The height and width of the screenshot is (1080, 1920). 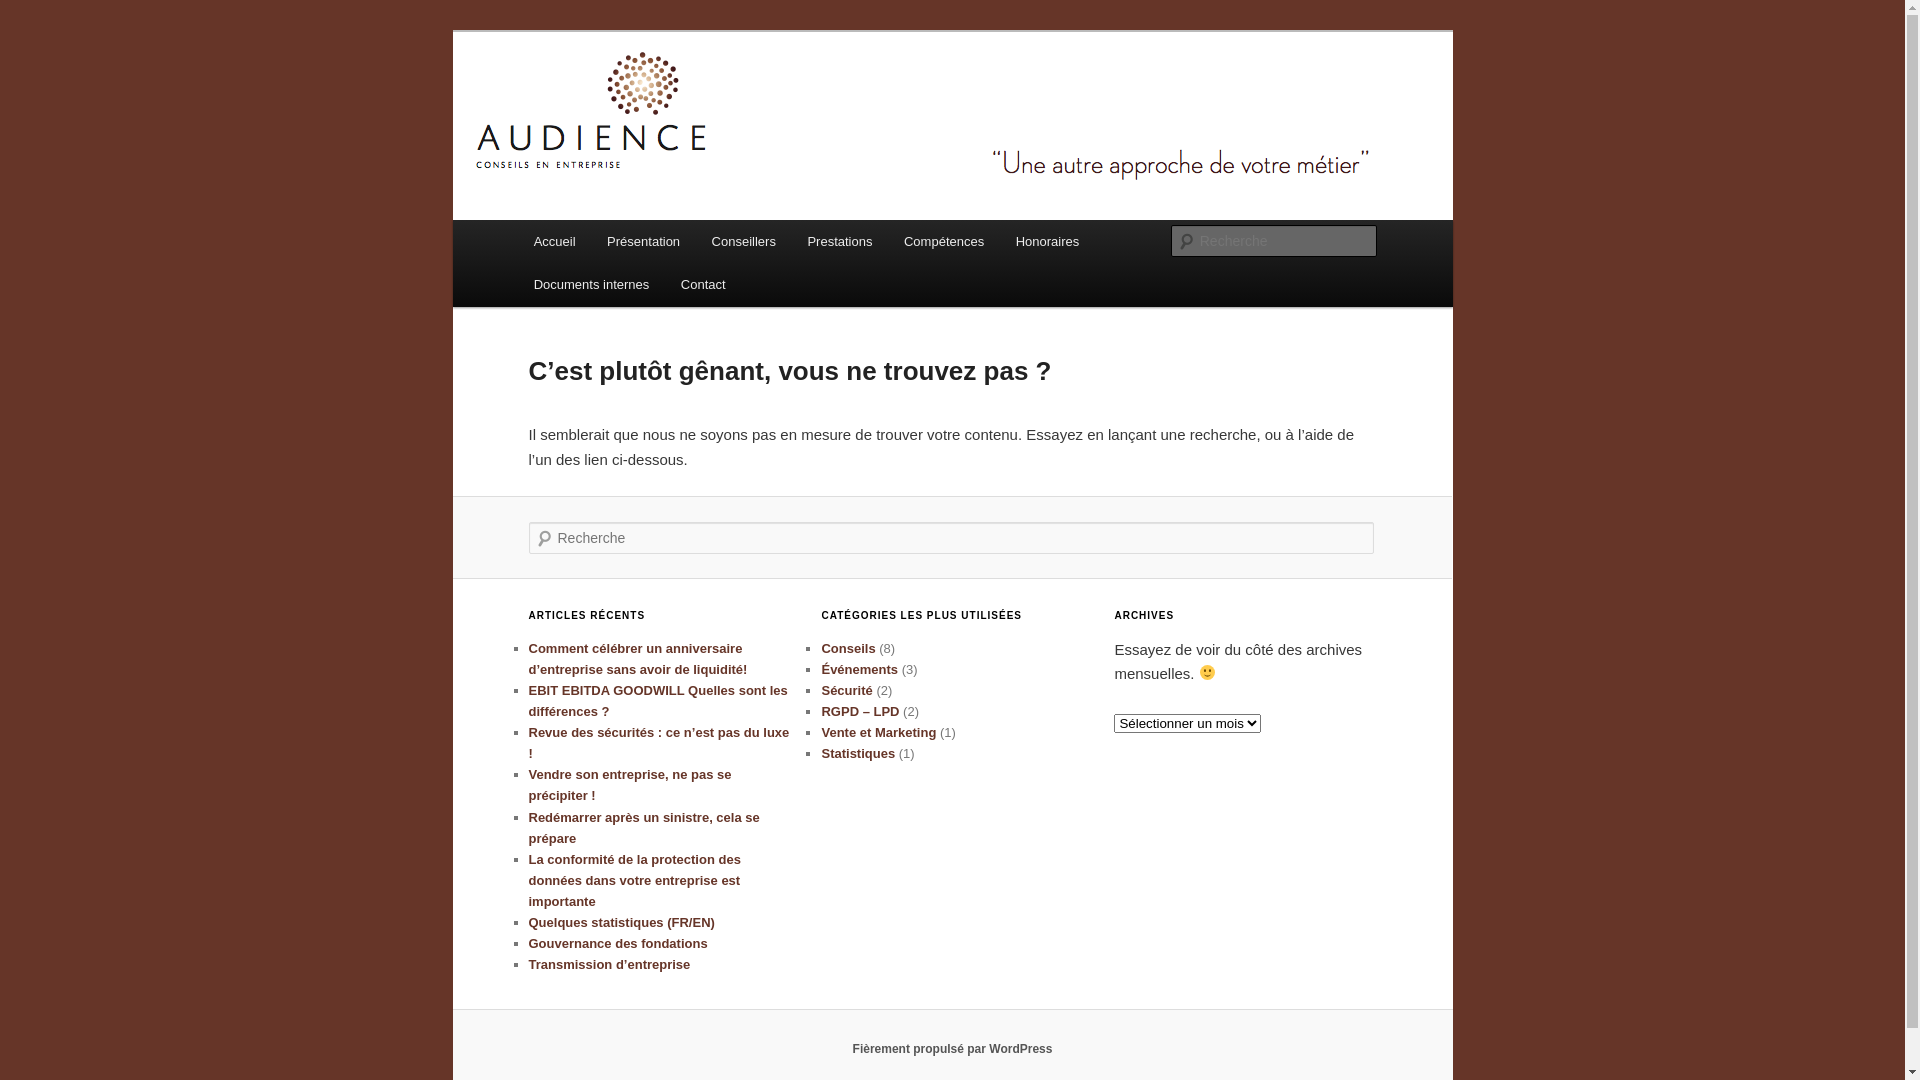 What do you see at coordinates (1046, 240) in the screenshot?
I see `'Honoraires'` at bounding box center [1046, 240].